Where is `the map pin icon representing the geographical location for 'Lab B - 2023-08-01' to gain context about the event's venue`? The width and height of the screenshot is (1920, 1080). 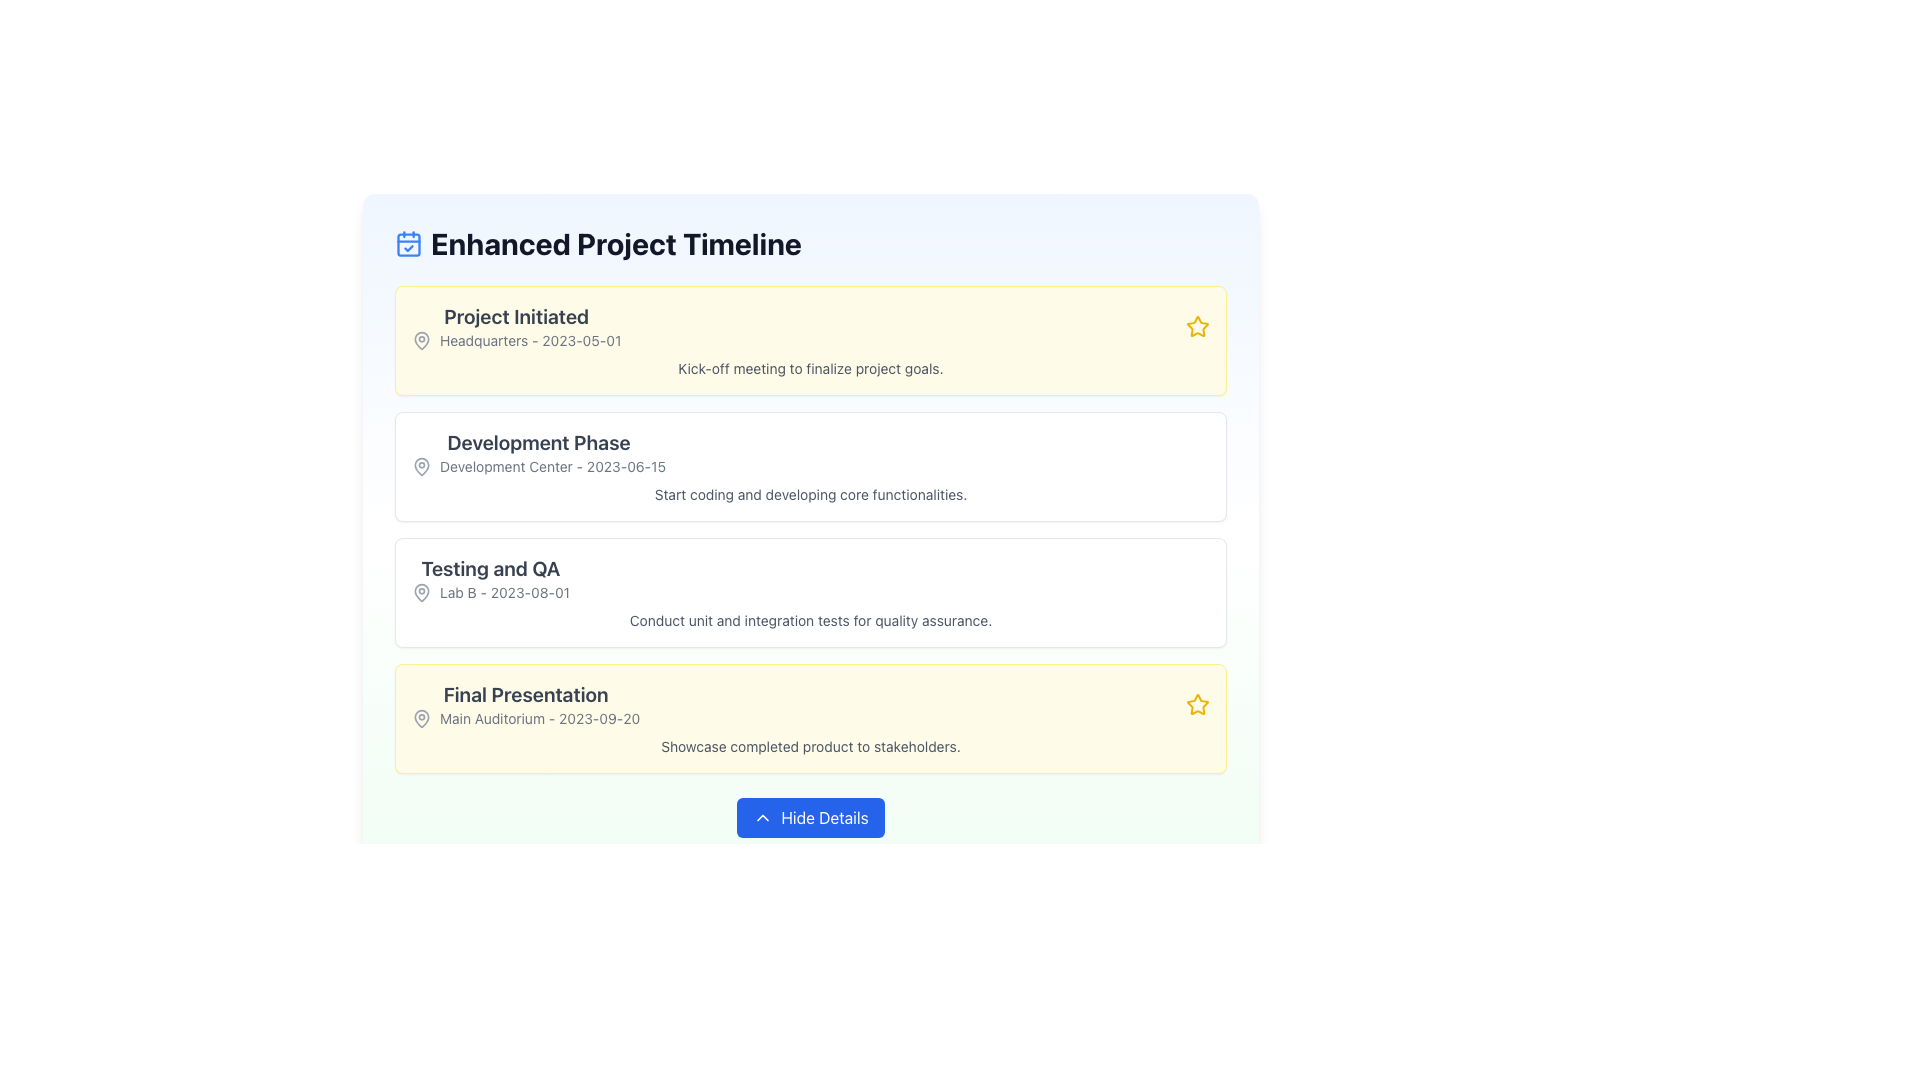
the map pin icon representing the geographical location for 'Lab B - 2023-08-01' to gain context about the event's venue is located at coordinates (421, 592).